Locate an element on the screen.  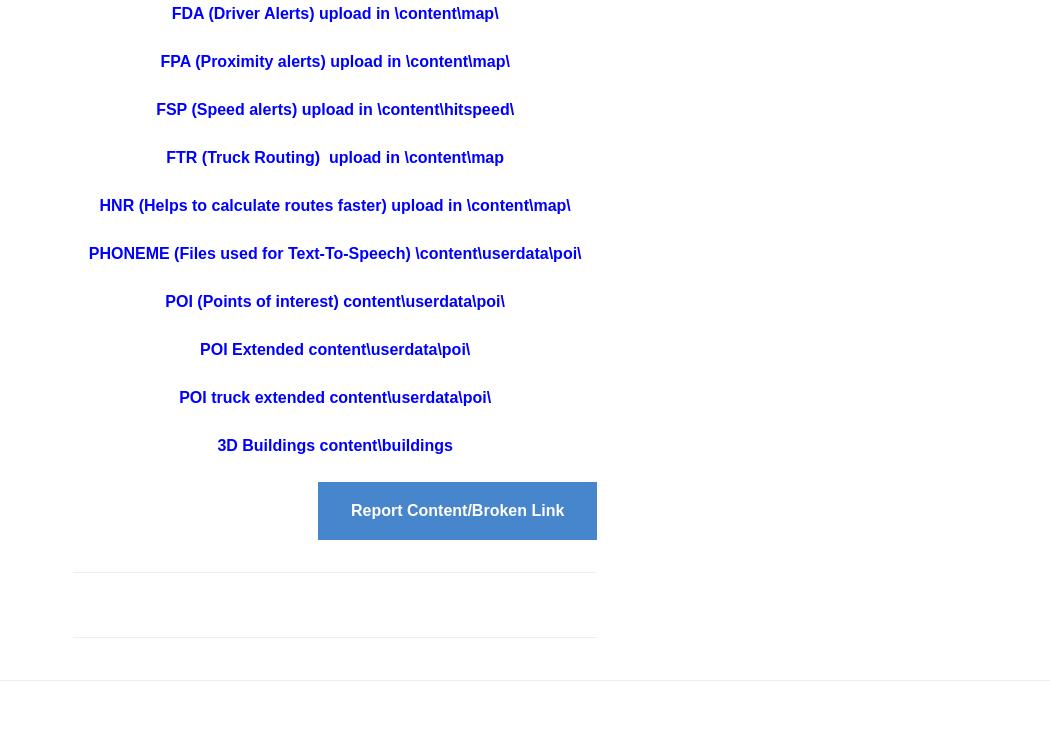
'POI (Points of interest)' is located at coordinates (253, 301).